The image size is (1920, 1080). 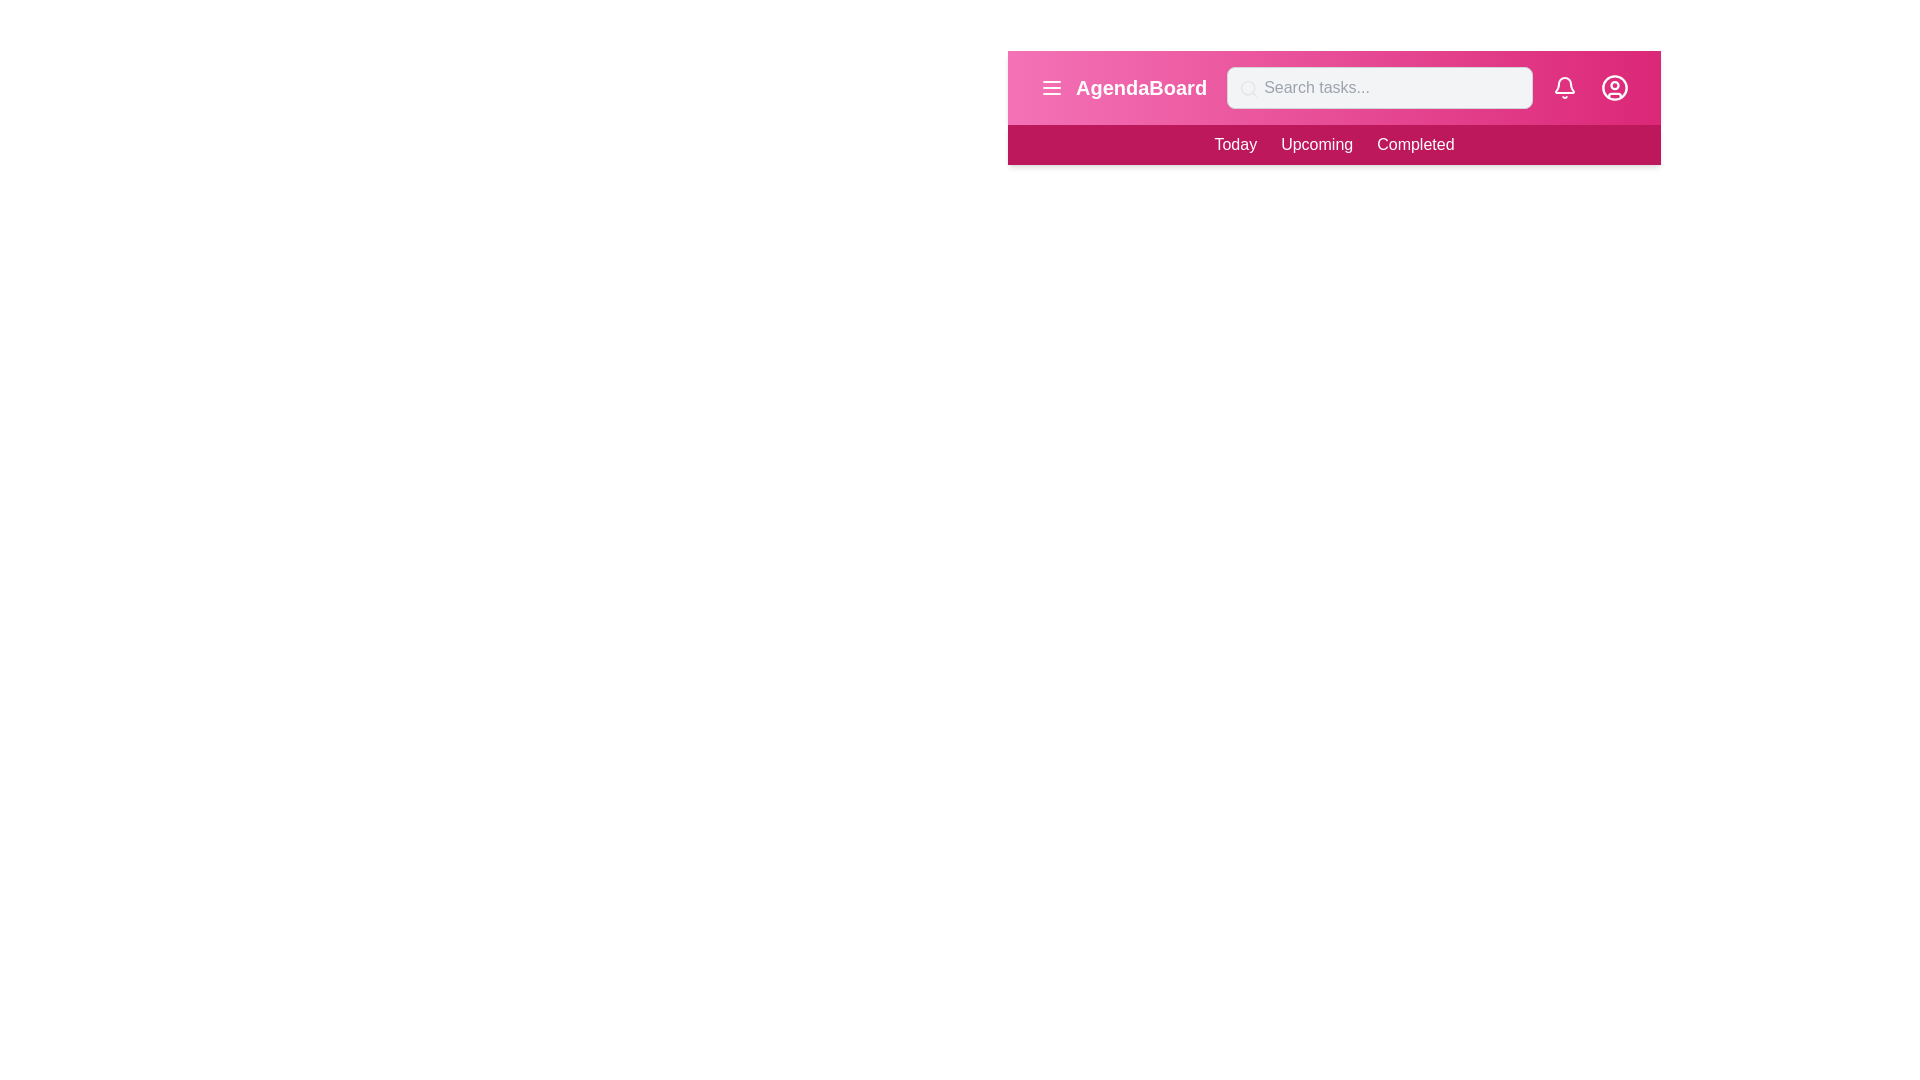 I want to click on the 'Upcoming' menu item in the navigation bar, so click(x=1316, y=144).